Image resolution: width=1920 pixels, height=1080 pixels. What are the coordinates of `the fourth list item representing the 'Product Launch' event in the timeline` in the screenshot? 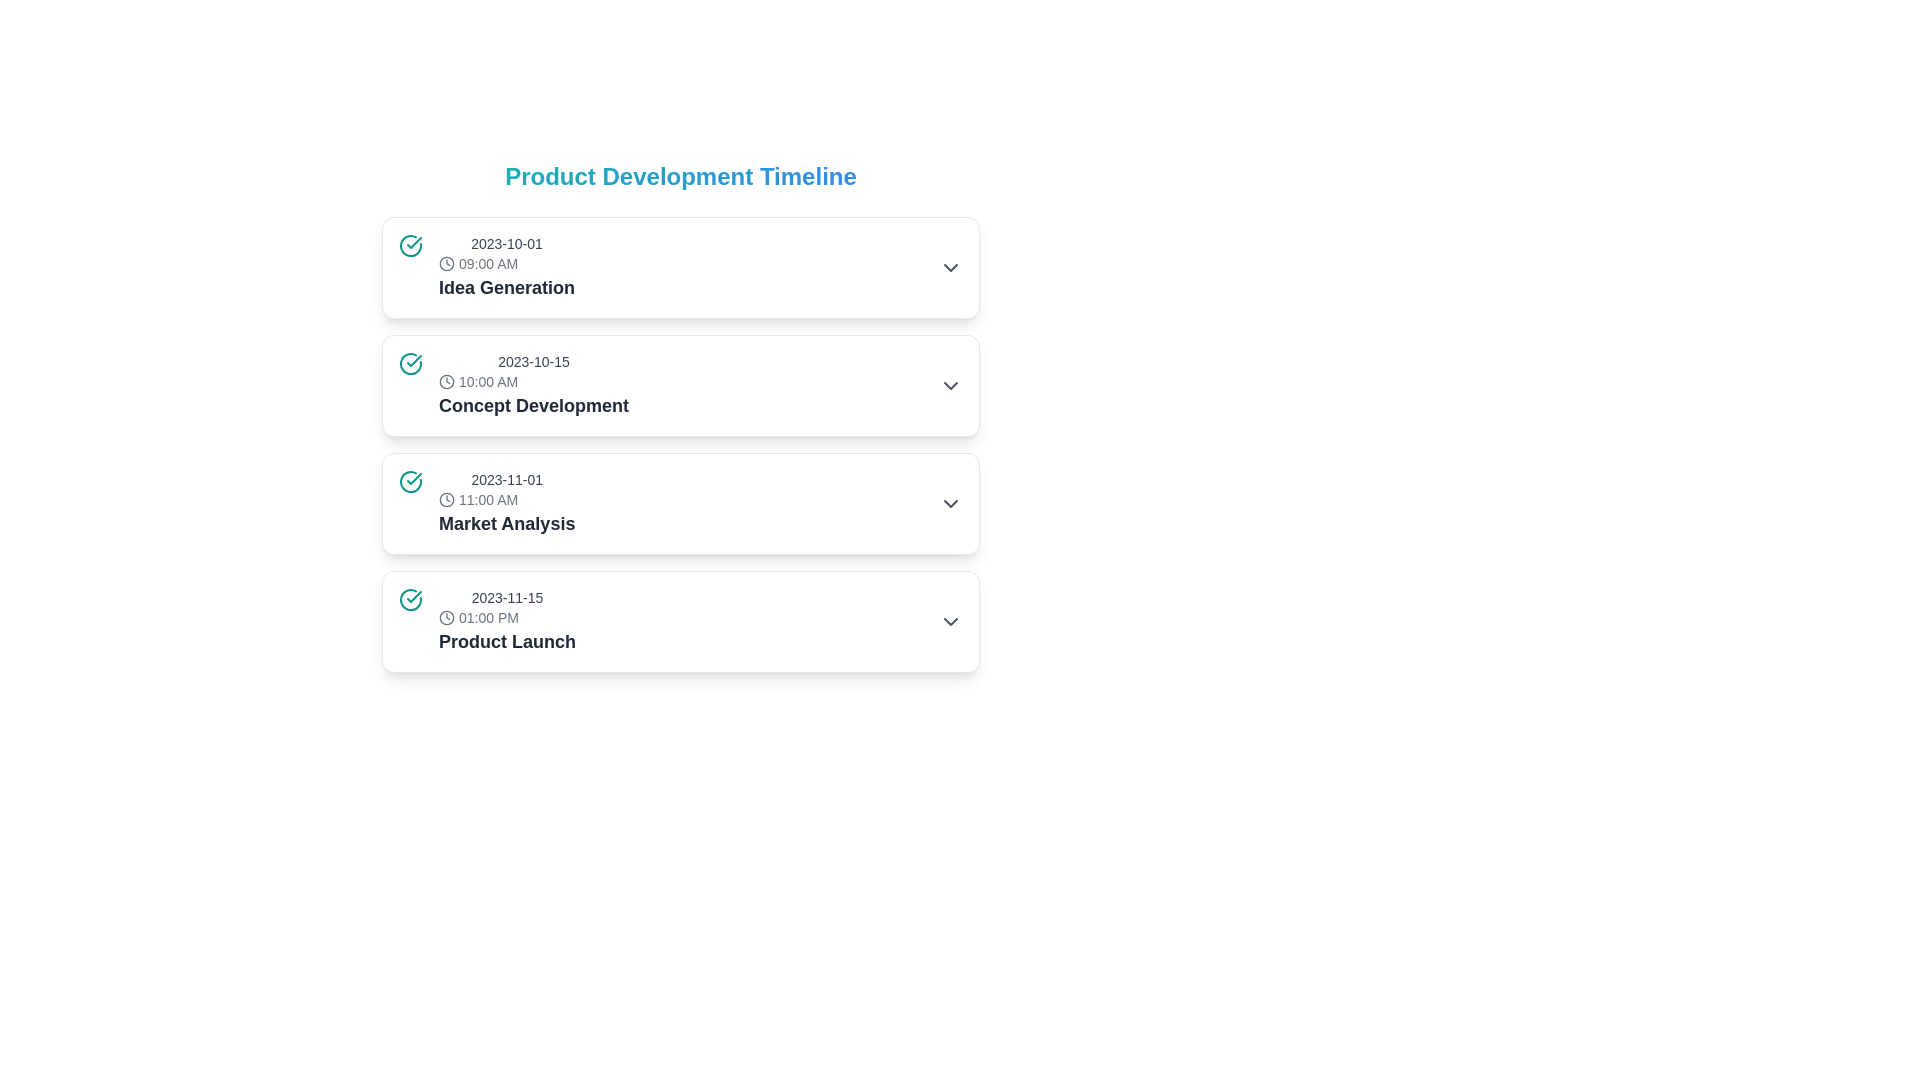 It's located at (681, 620).